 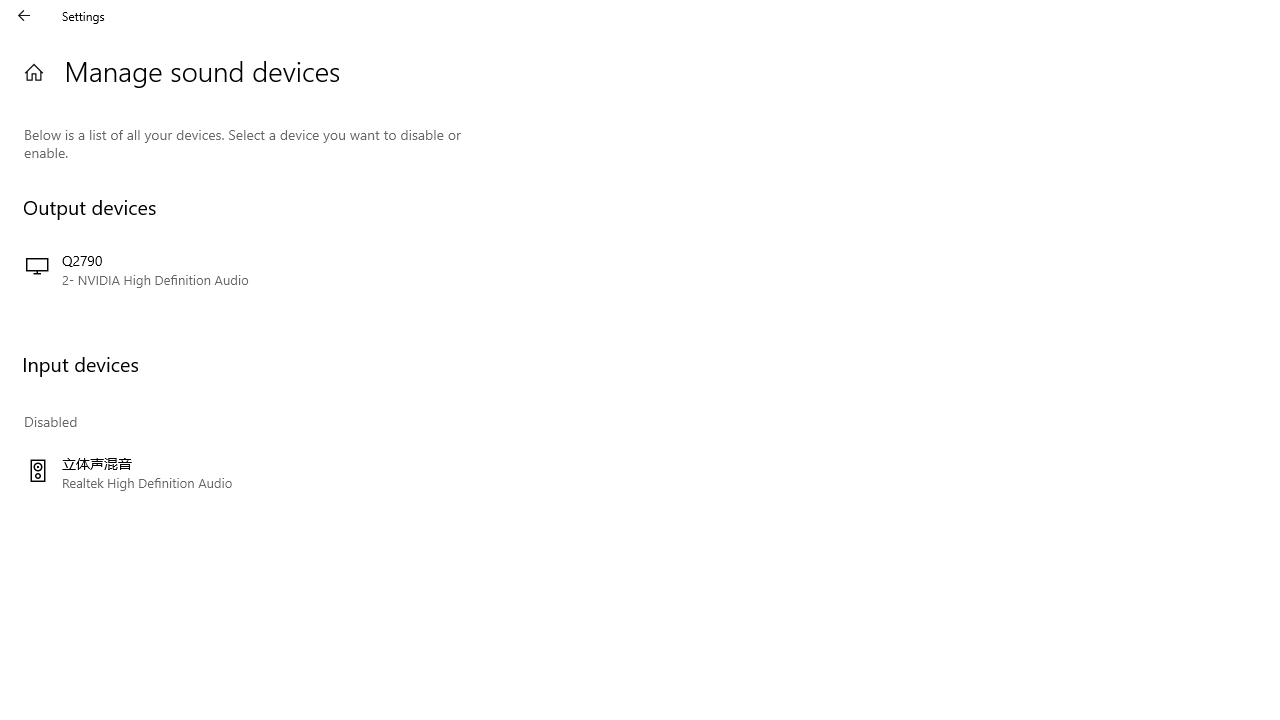 What do you see at coordinates (33, 71) in the screenshot?
I see `'Home'` at bounding box center [33, 71].